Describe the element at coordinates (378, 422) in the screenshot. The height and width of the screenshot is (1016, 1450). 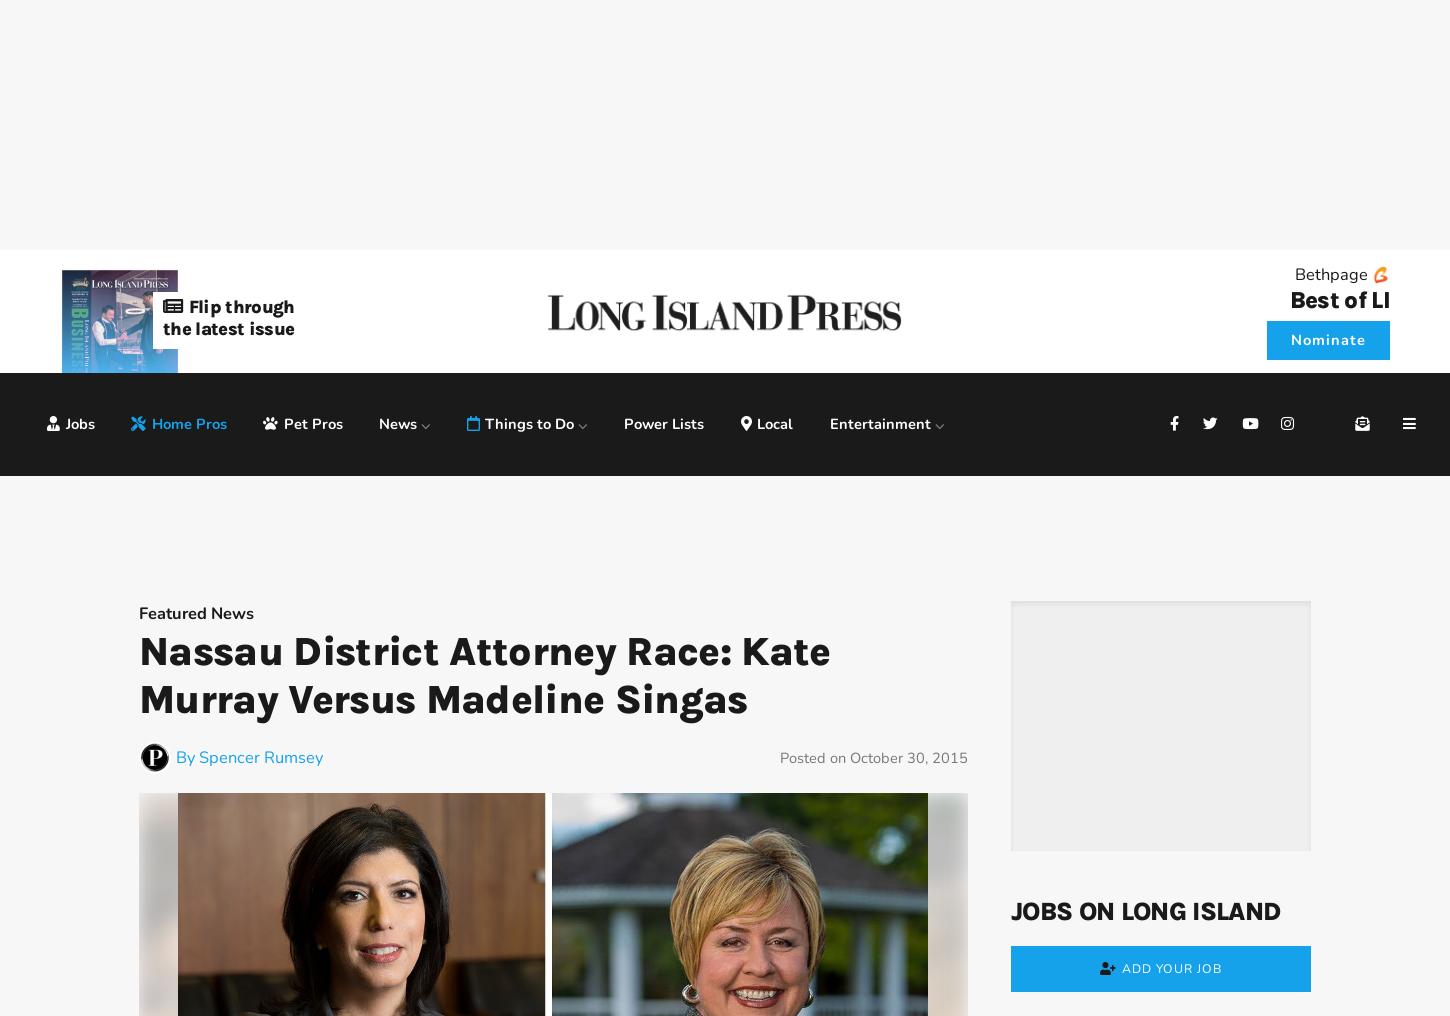
I see `'News'` at that location.